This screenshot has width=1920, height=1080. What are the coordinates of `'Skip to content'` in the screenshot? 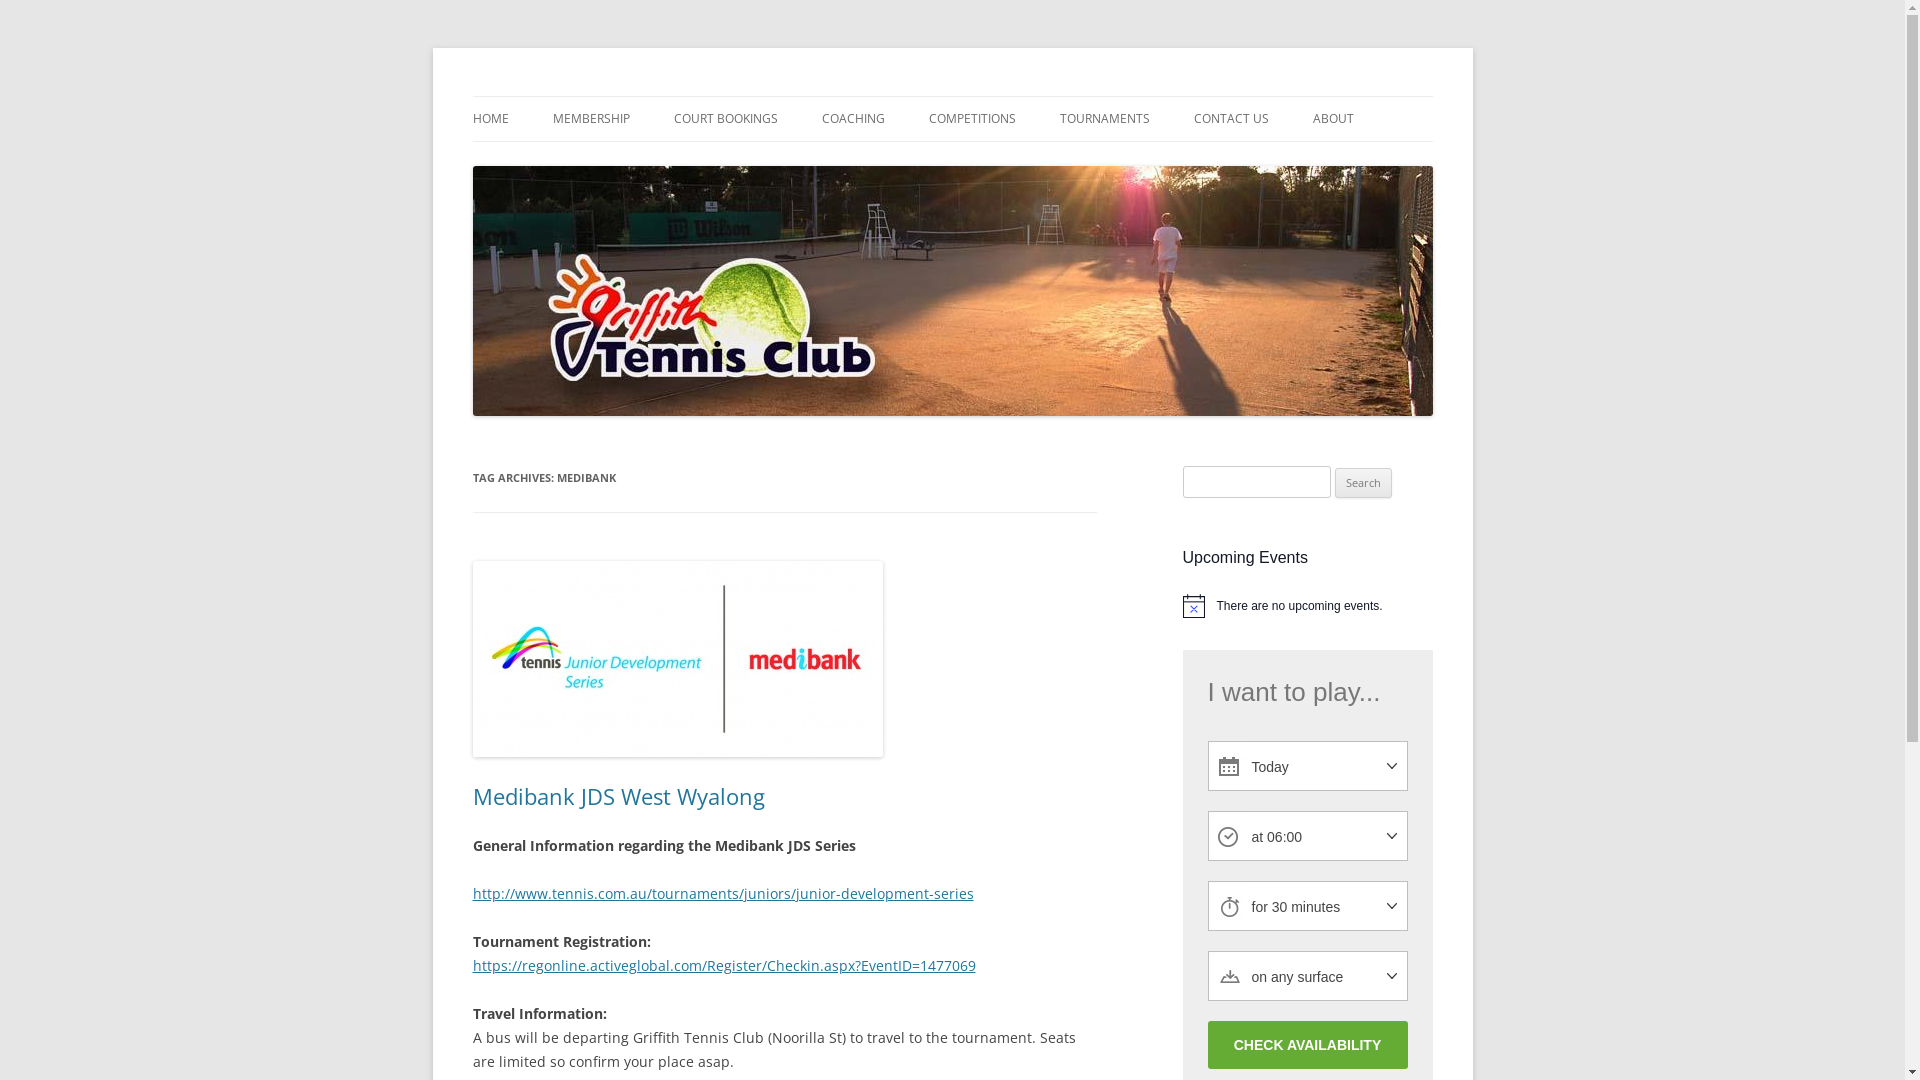 It's located at (951, 96).